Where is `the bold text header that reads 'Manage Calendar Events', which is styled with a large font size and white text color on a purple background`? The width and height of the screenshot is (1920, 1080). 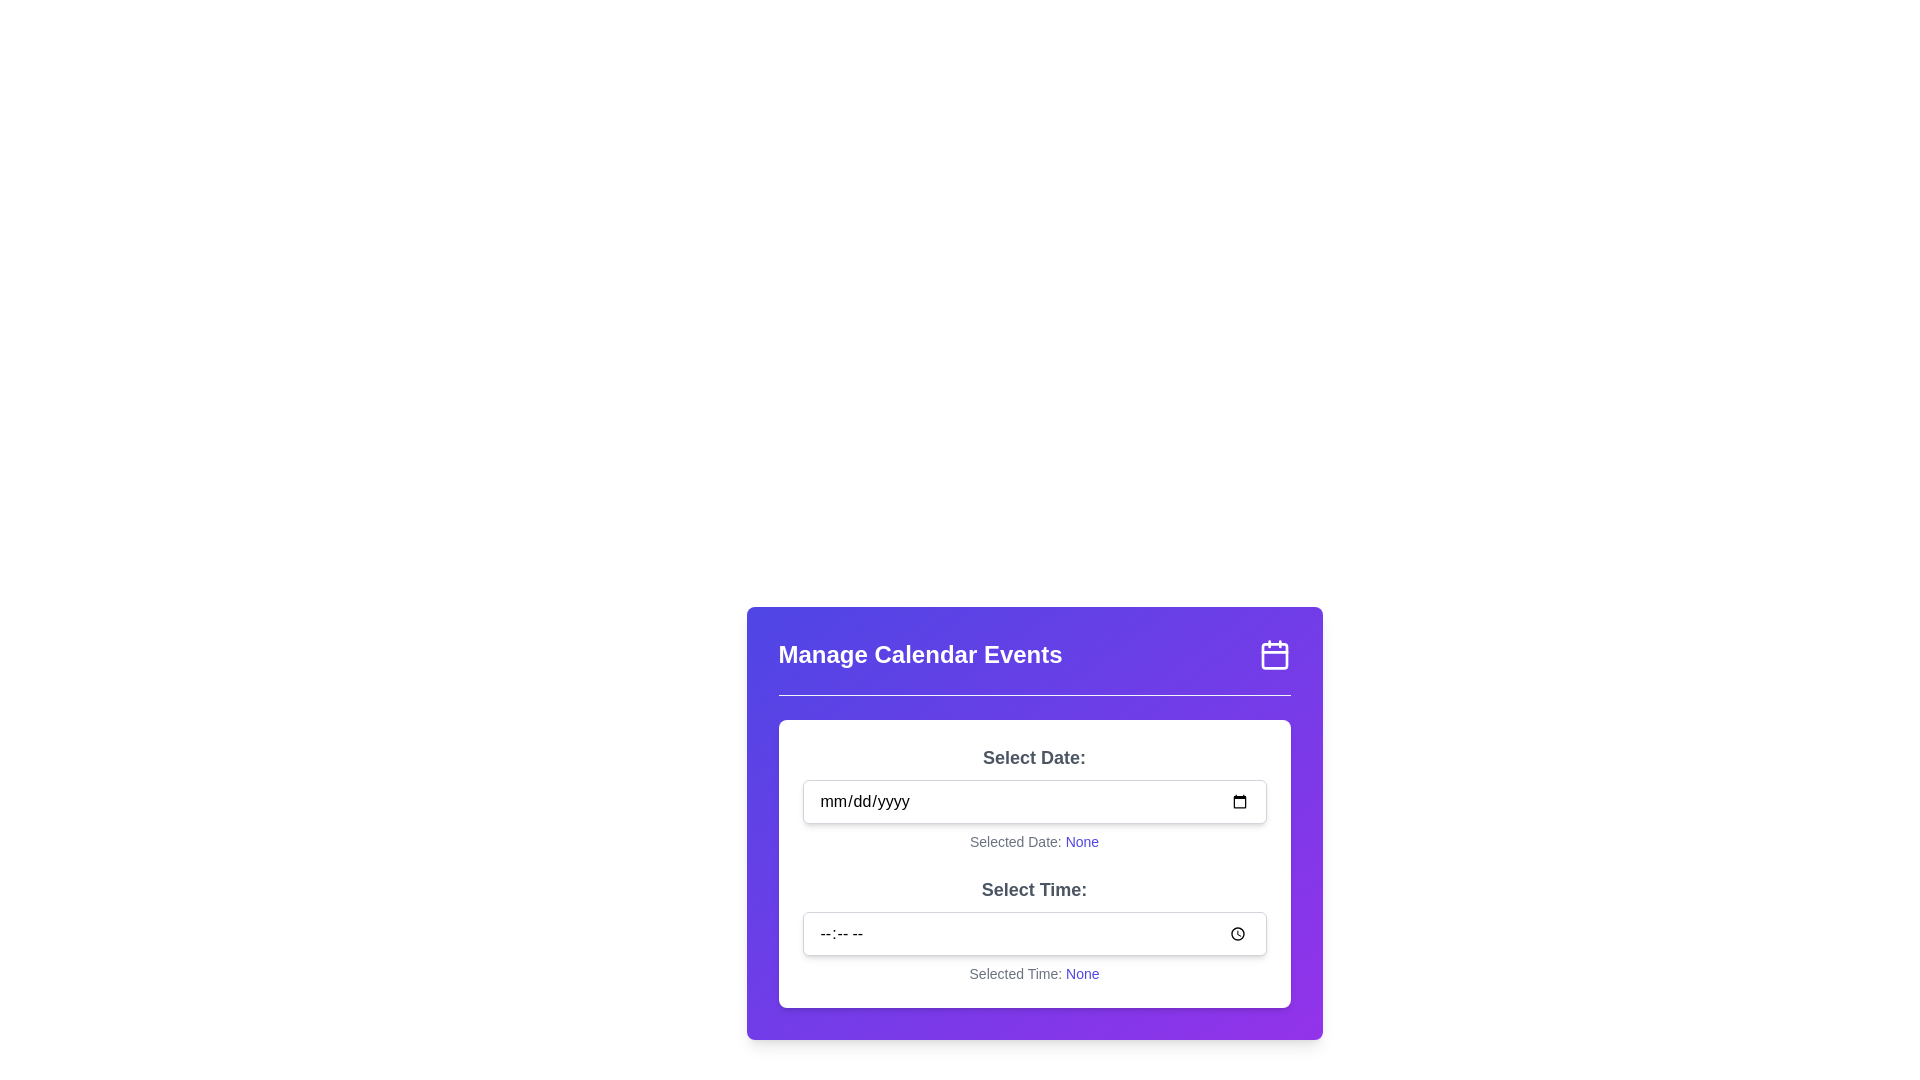 the bold text header that reads 'Manage Calendar Events', which is styled with a large font size and white text color on a purple background is located at coordinates (919, 655).